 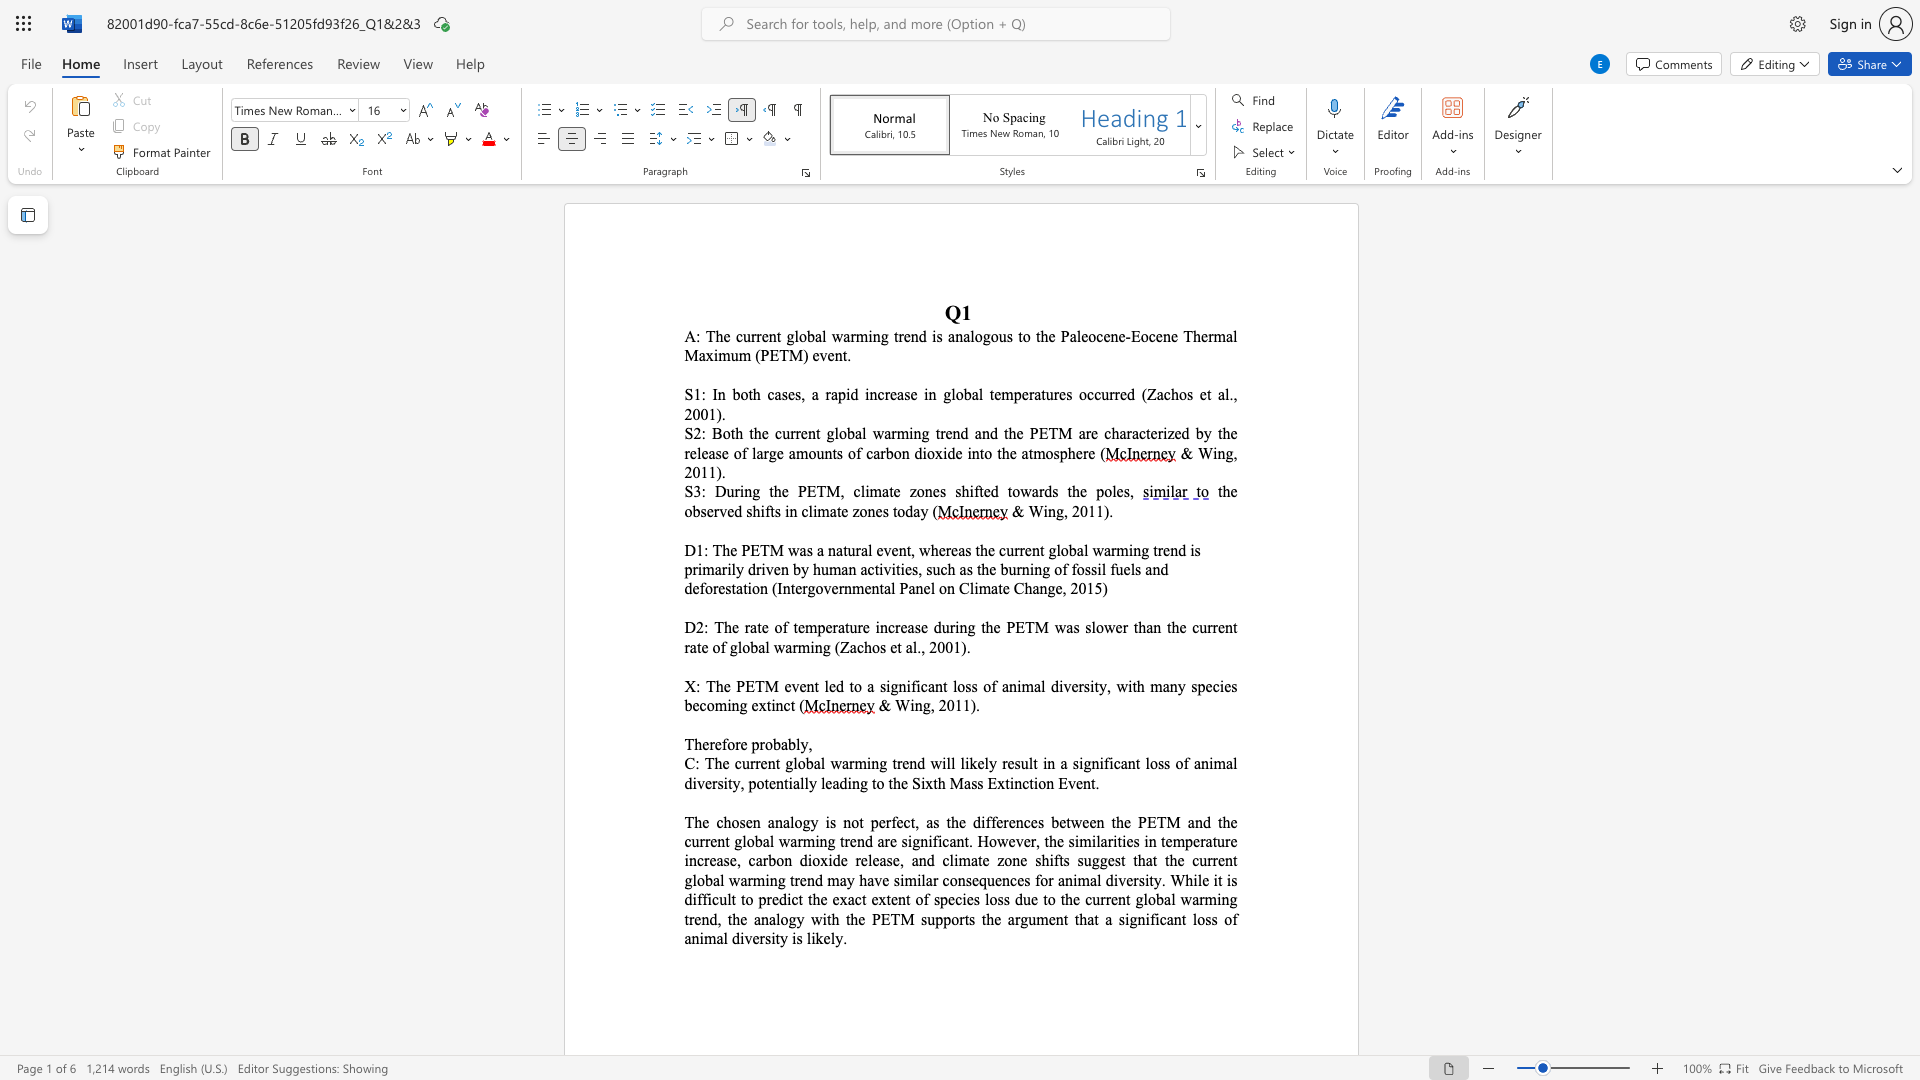 What do you see at coordinates (906, 626) in the screenshot?
I see `the subset text "ase during the PETM was slower than the current rate of glo" within the text "ncrease during the PETM was slower than the current rate of global warming (Zachos et al., 2001)."` at bounding box center [906, 626].